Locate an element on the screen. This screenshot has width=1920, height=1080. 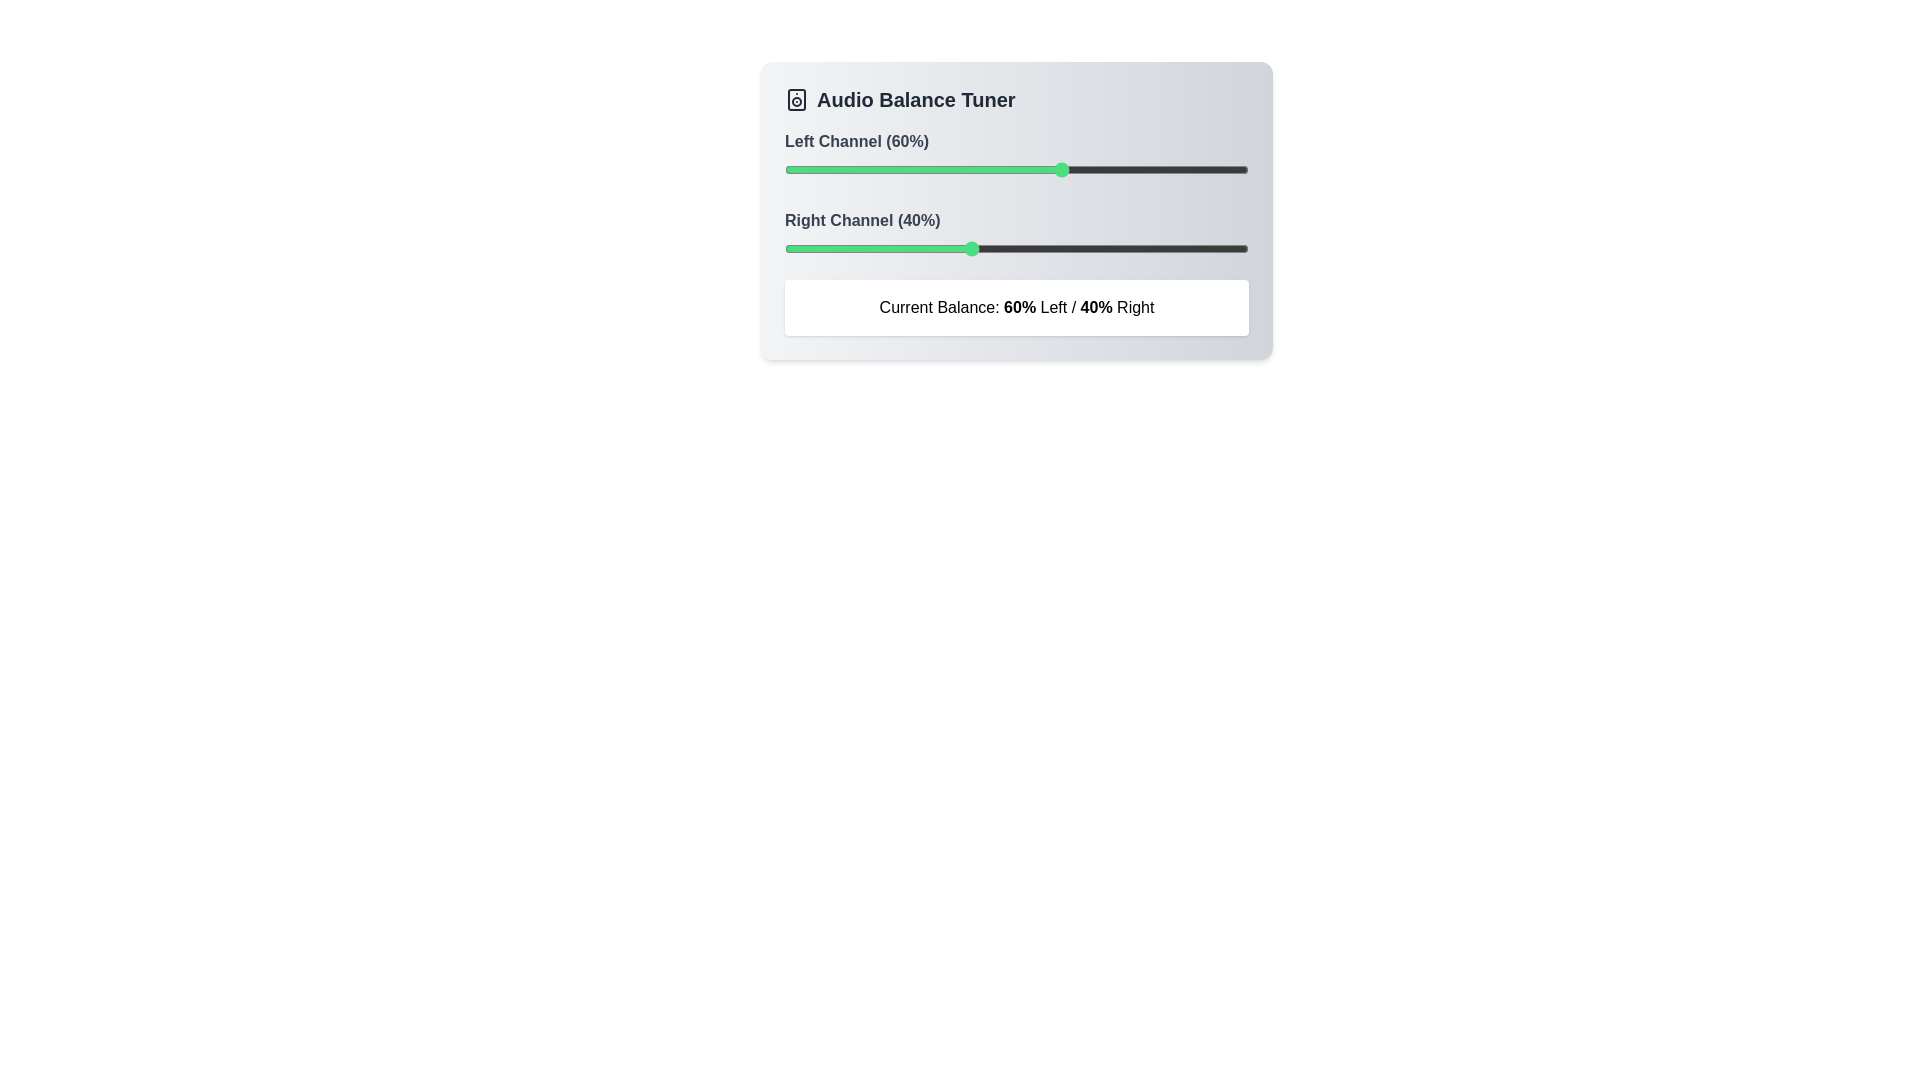
the balance of the 0 channel to 83% is located at coordinates (1170, 168).